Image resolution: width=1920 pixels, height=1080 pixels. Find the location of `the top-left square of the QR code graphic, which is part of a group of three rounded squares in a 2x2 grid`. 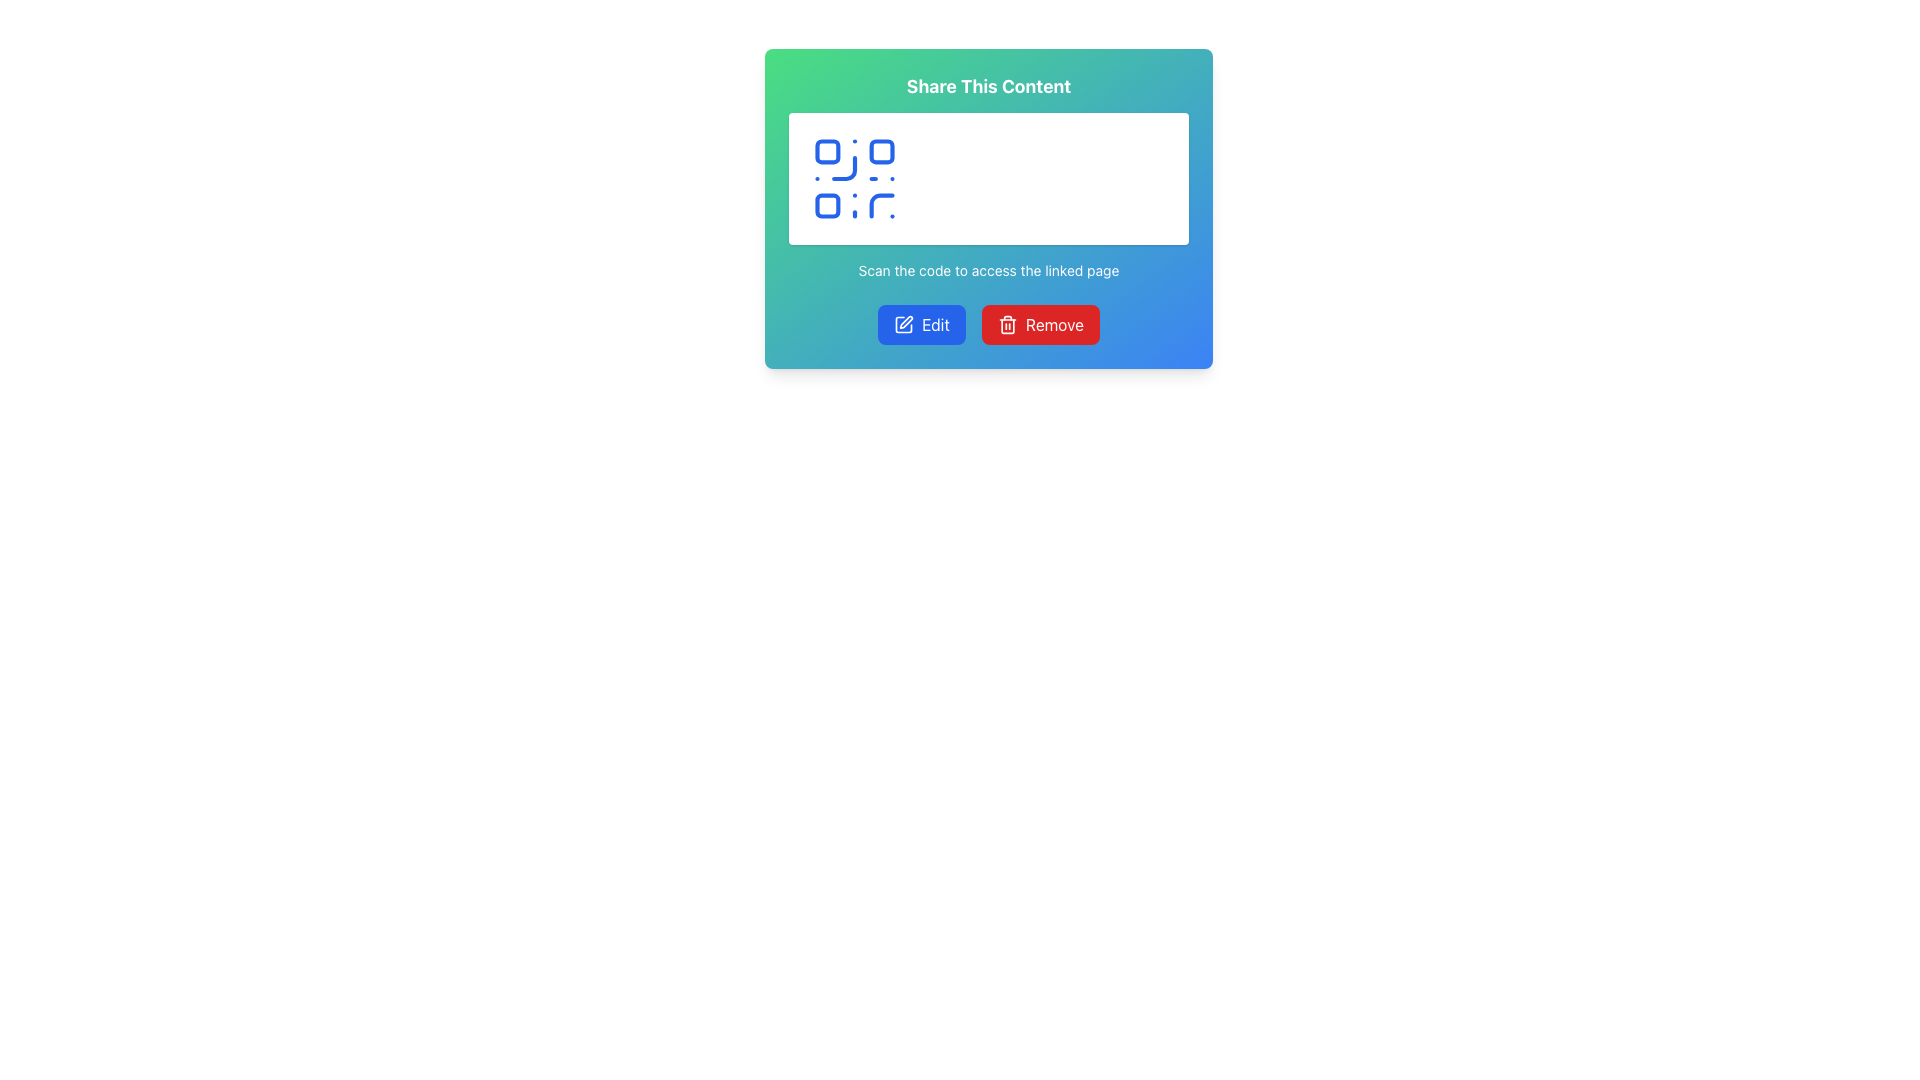

the top-left square of the QR code graphic, which is part of a group of three rounded squares in a 2x2 grid is located at coordinates (827, 150).